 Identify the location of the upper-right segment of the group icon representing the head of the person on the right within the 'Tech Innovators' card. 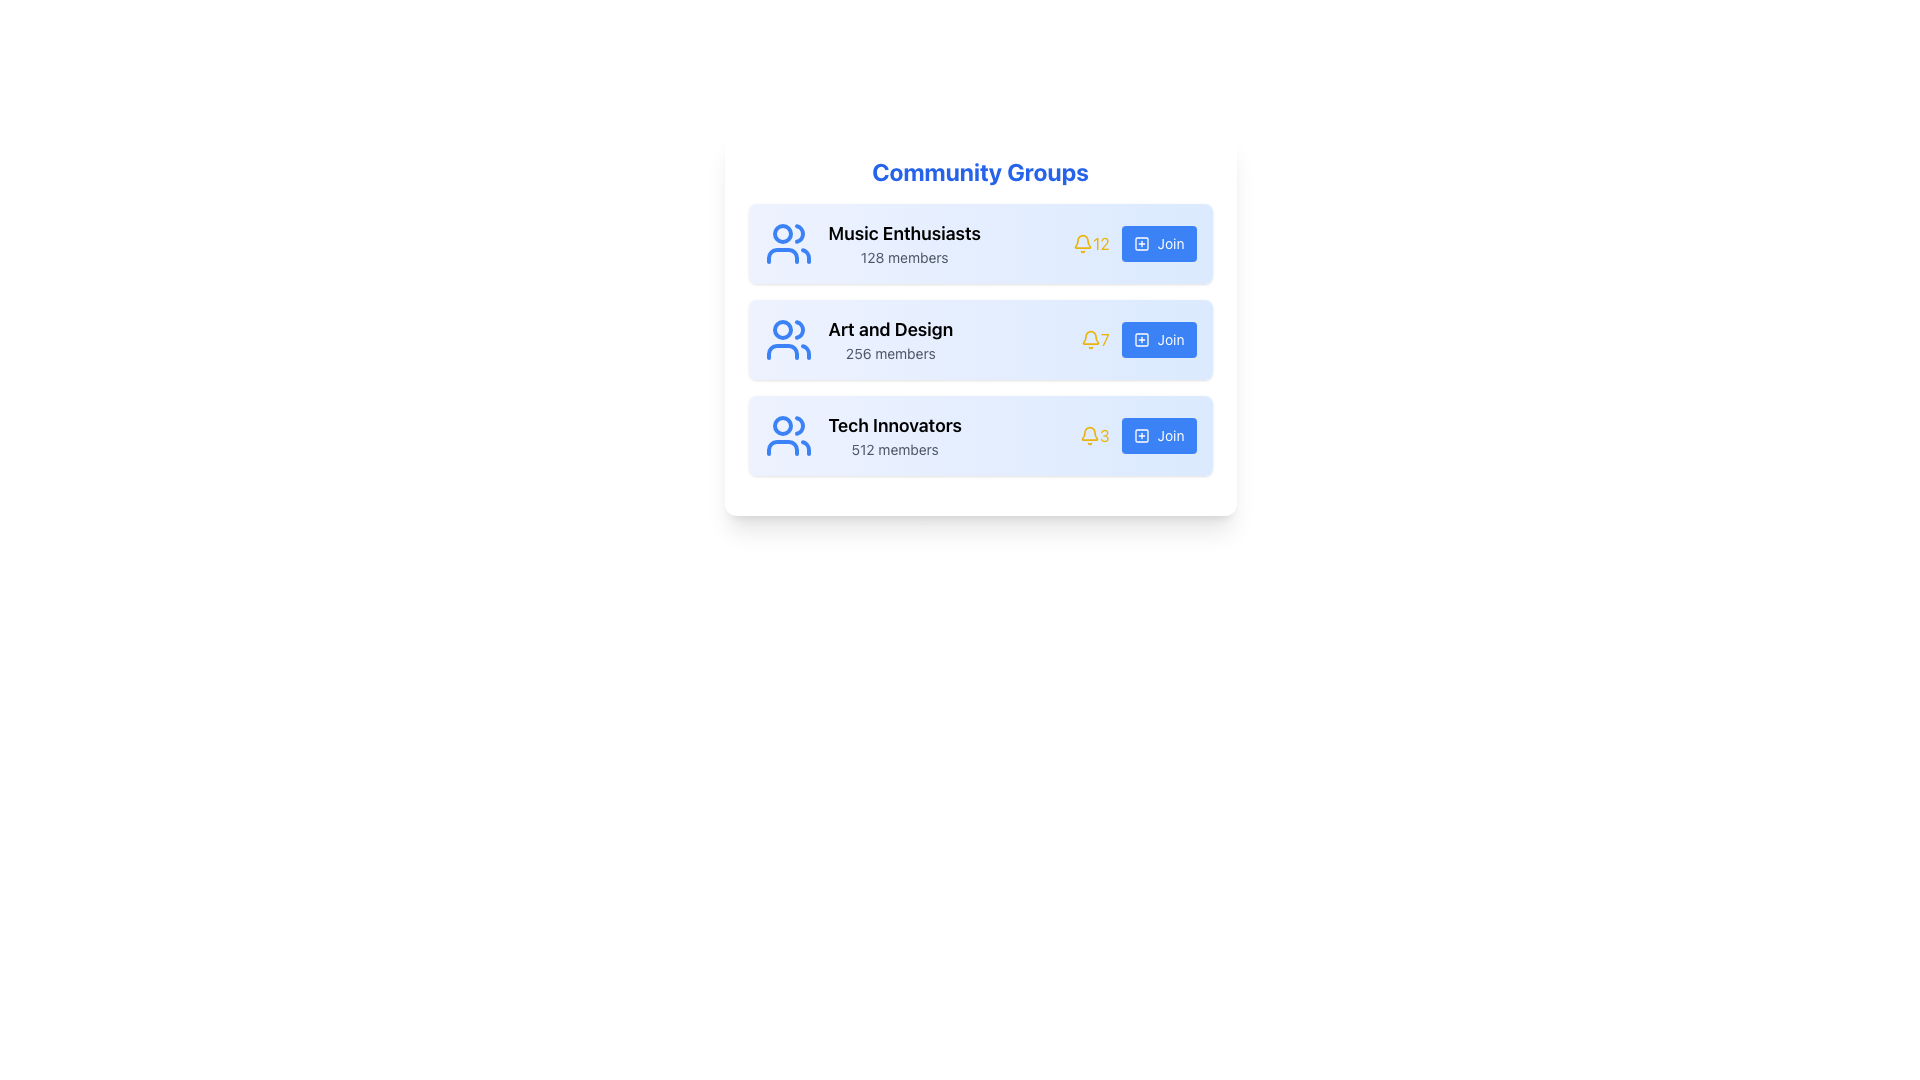
(798, 425).